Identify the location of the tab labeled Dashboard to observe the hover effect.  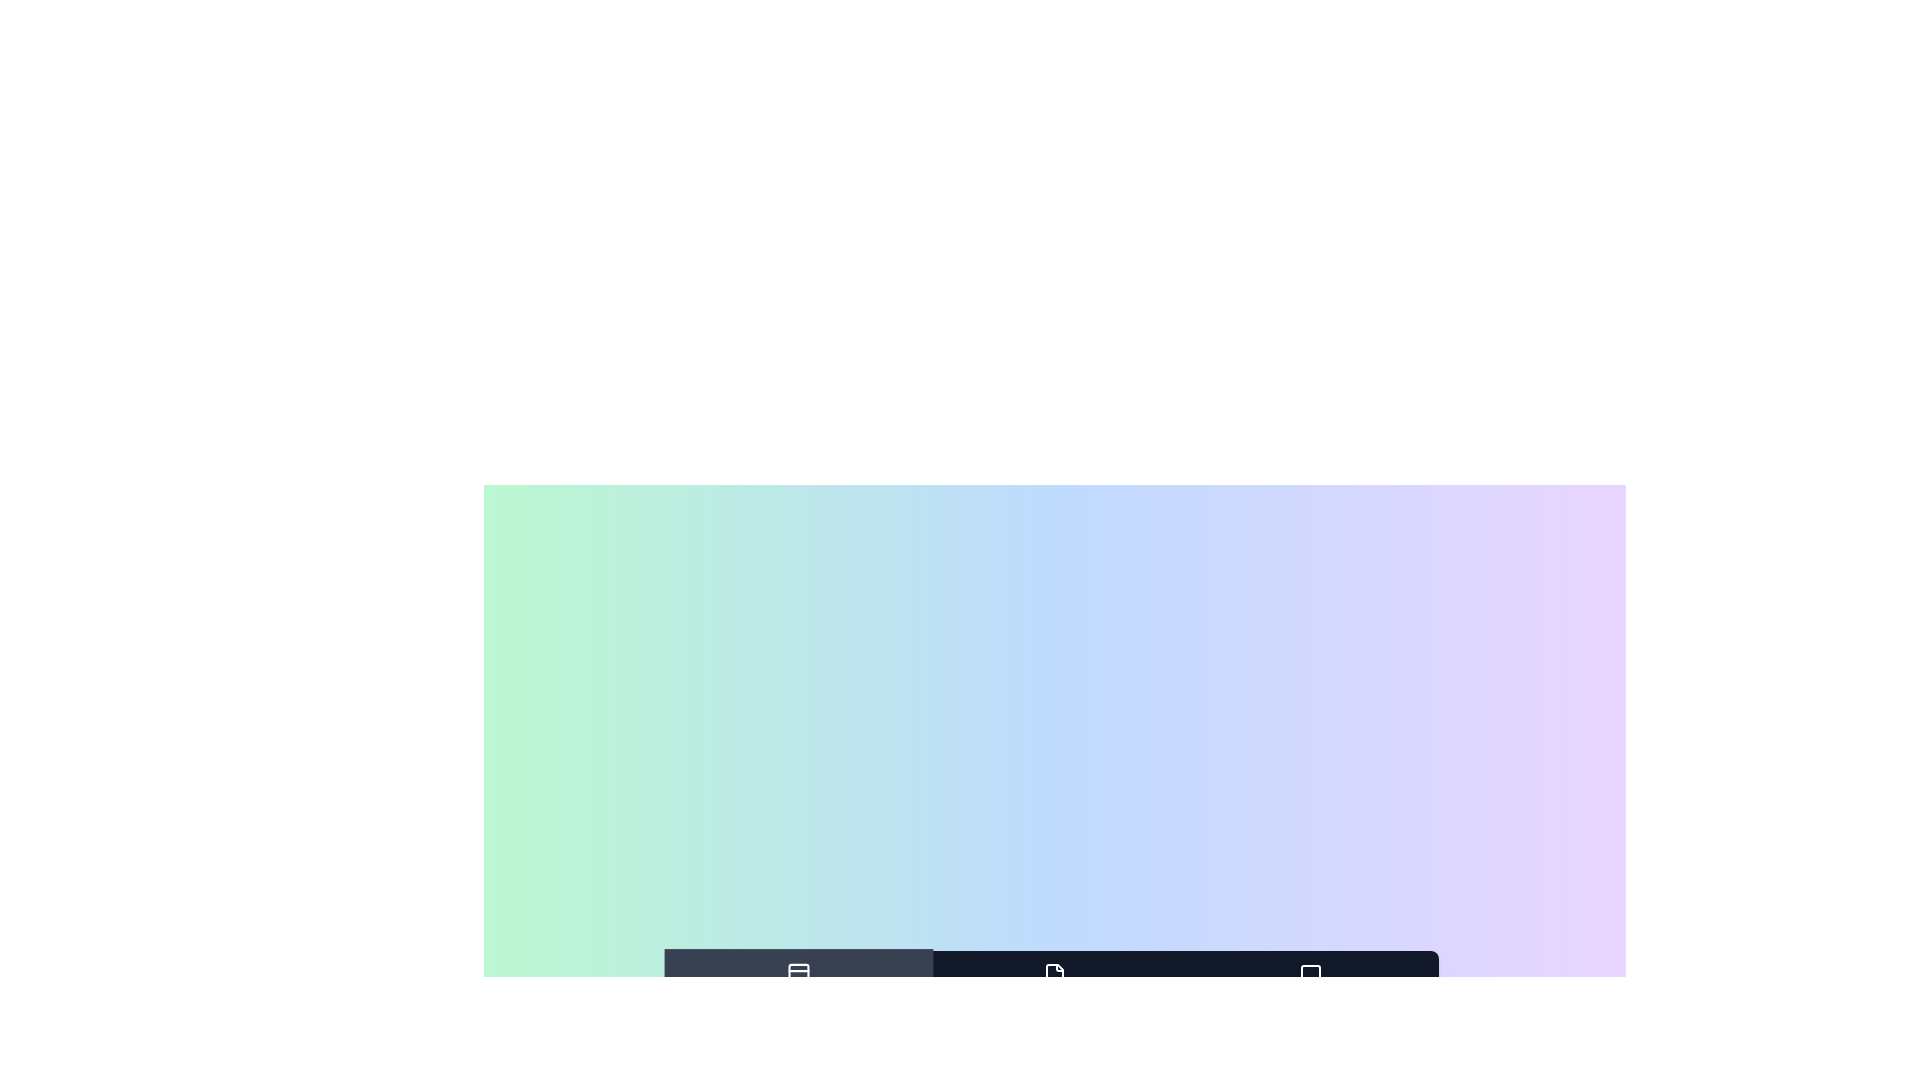
(797, 987).